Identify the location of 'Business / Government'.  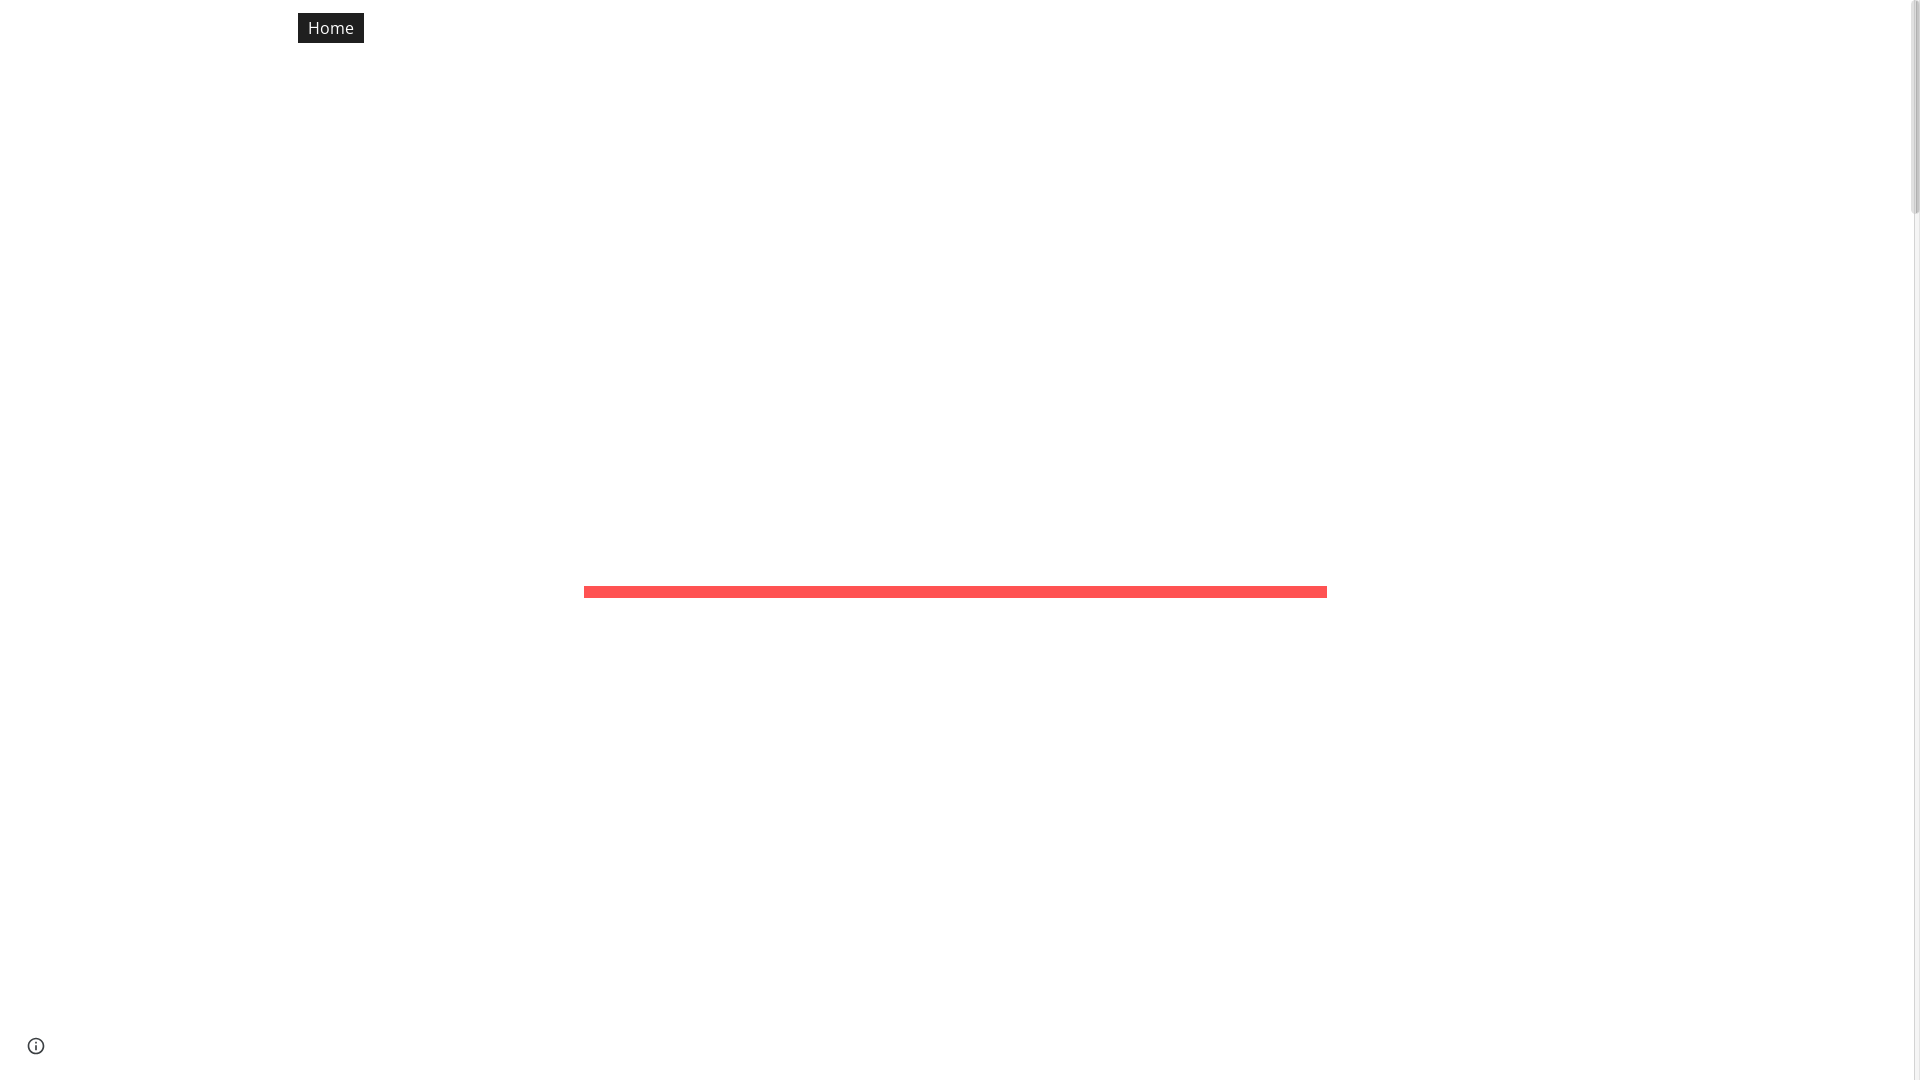
(1567, 27).